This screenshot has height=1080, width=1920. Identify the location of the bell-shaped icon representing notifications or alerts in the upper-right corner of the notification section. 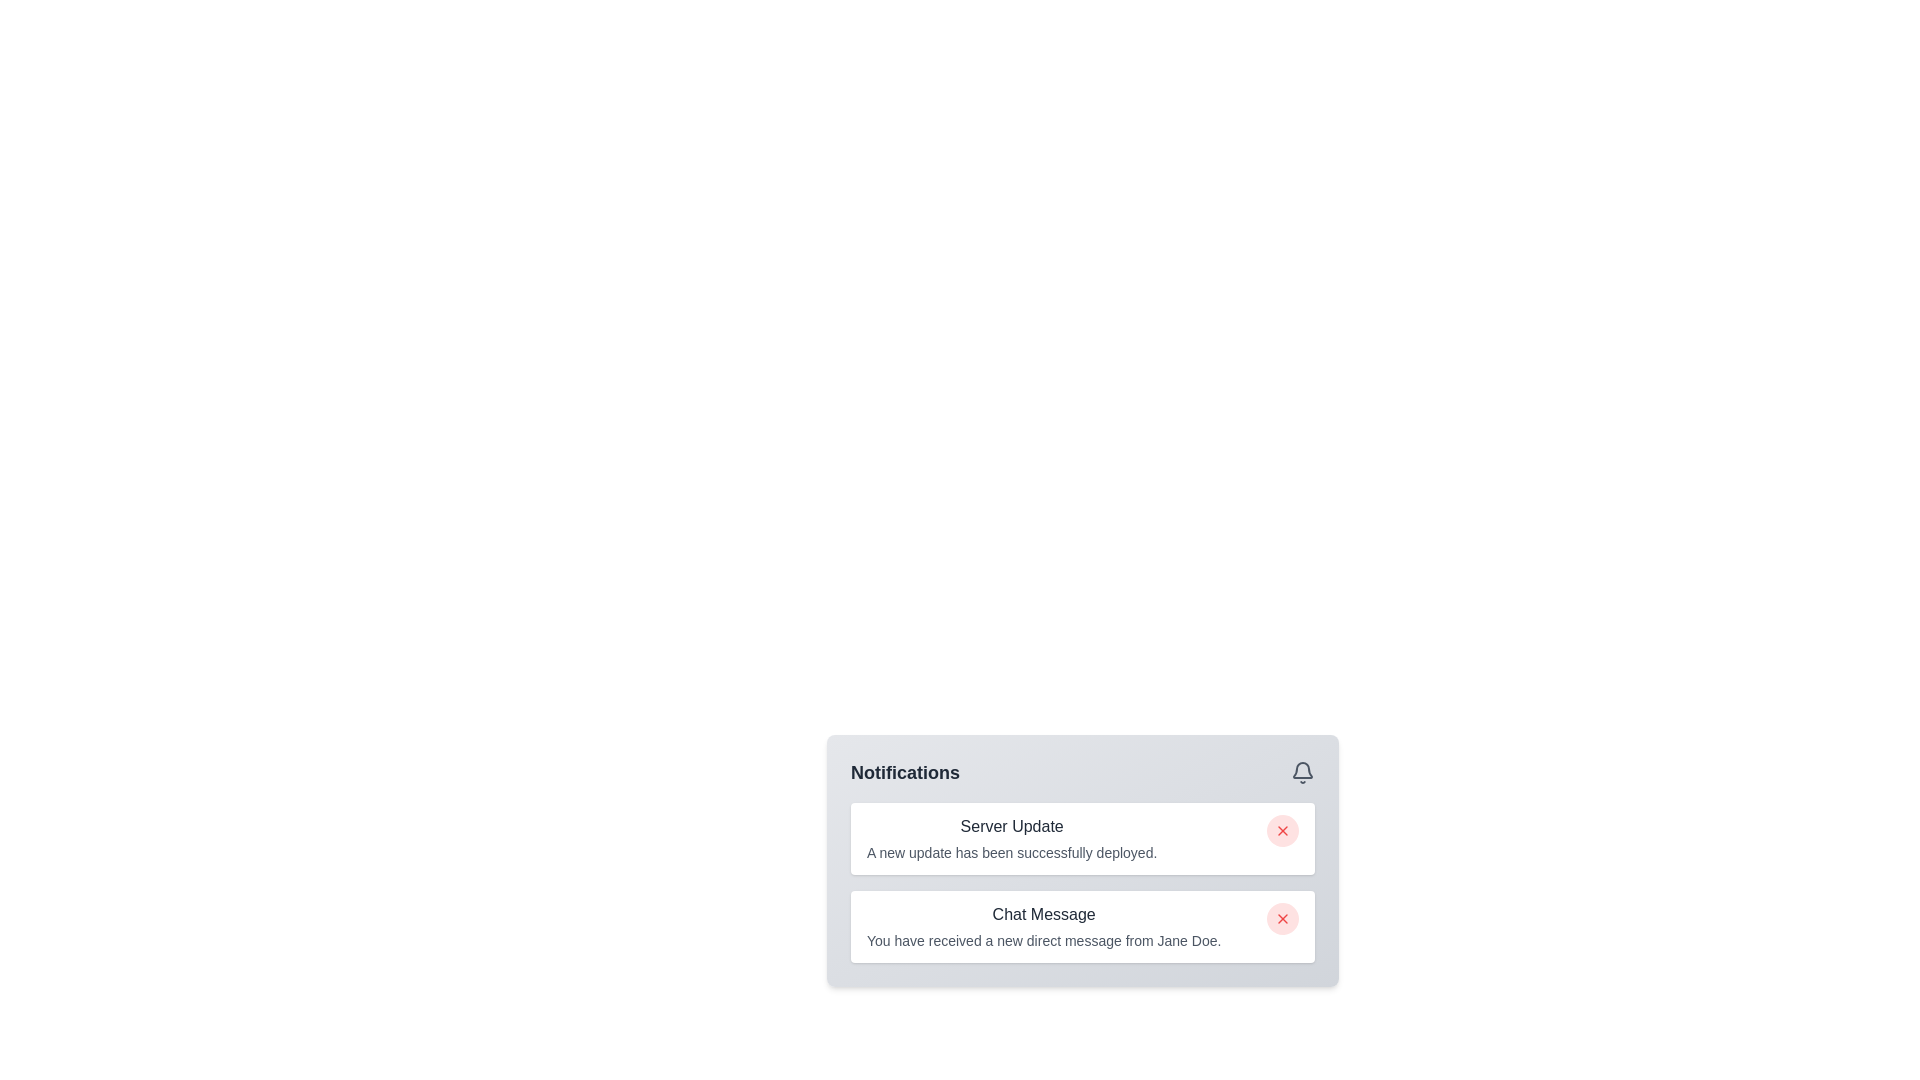
(1302, 769).